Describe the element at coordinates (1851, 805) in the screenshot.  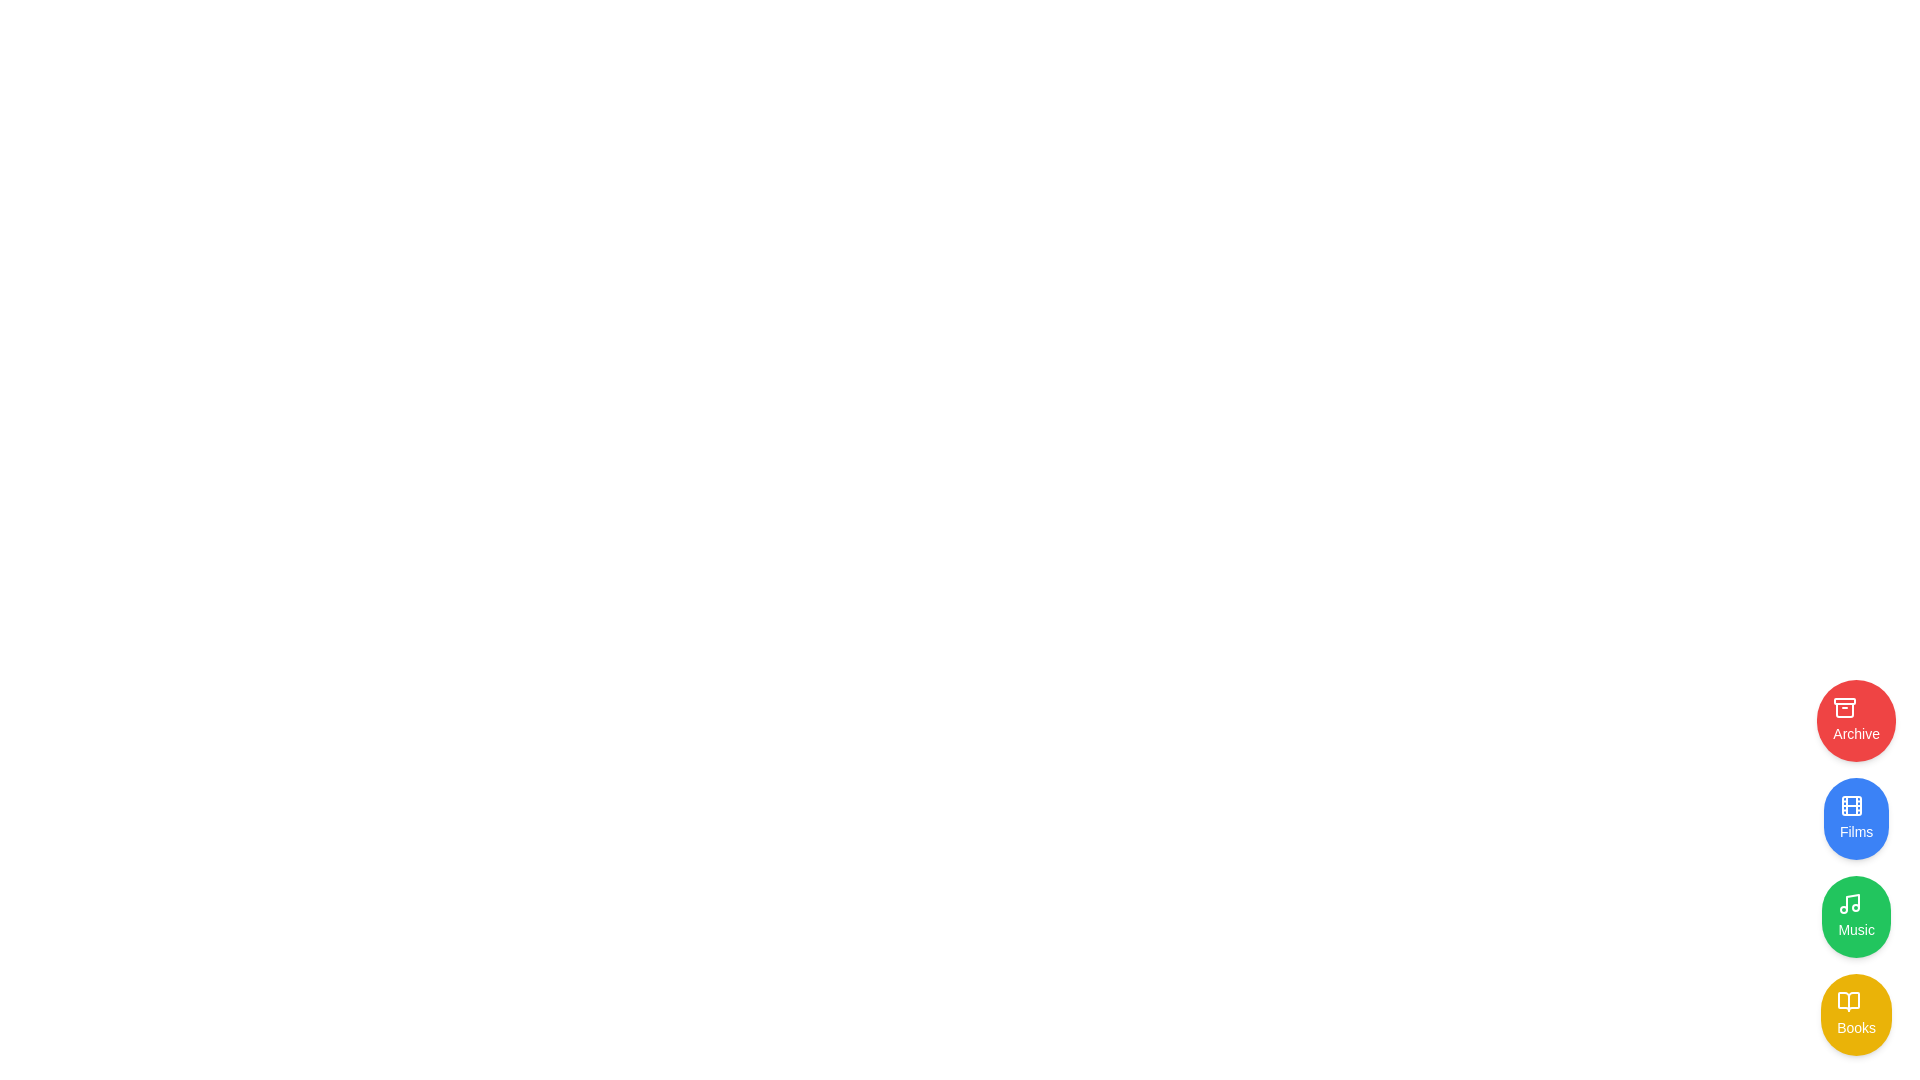
I see `the SVG film reel icon located within the blue circular button labeled 'Films', which is the second button in the vertical row of buttons on the right side of the interface` at that location.